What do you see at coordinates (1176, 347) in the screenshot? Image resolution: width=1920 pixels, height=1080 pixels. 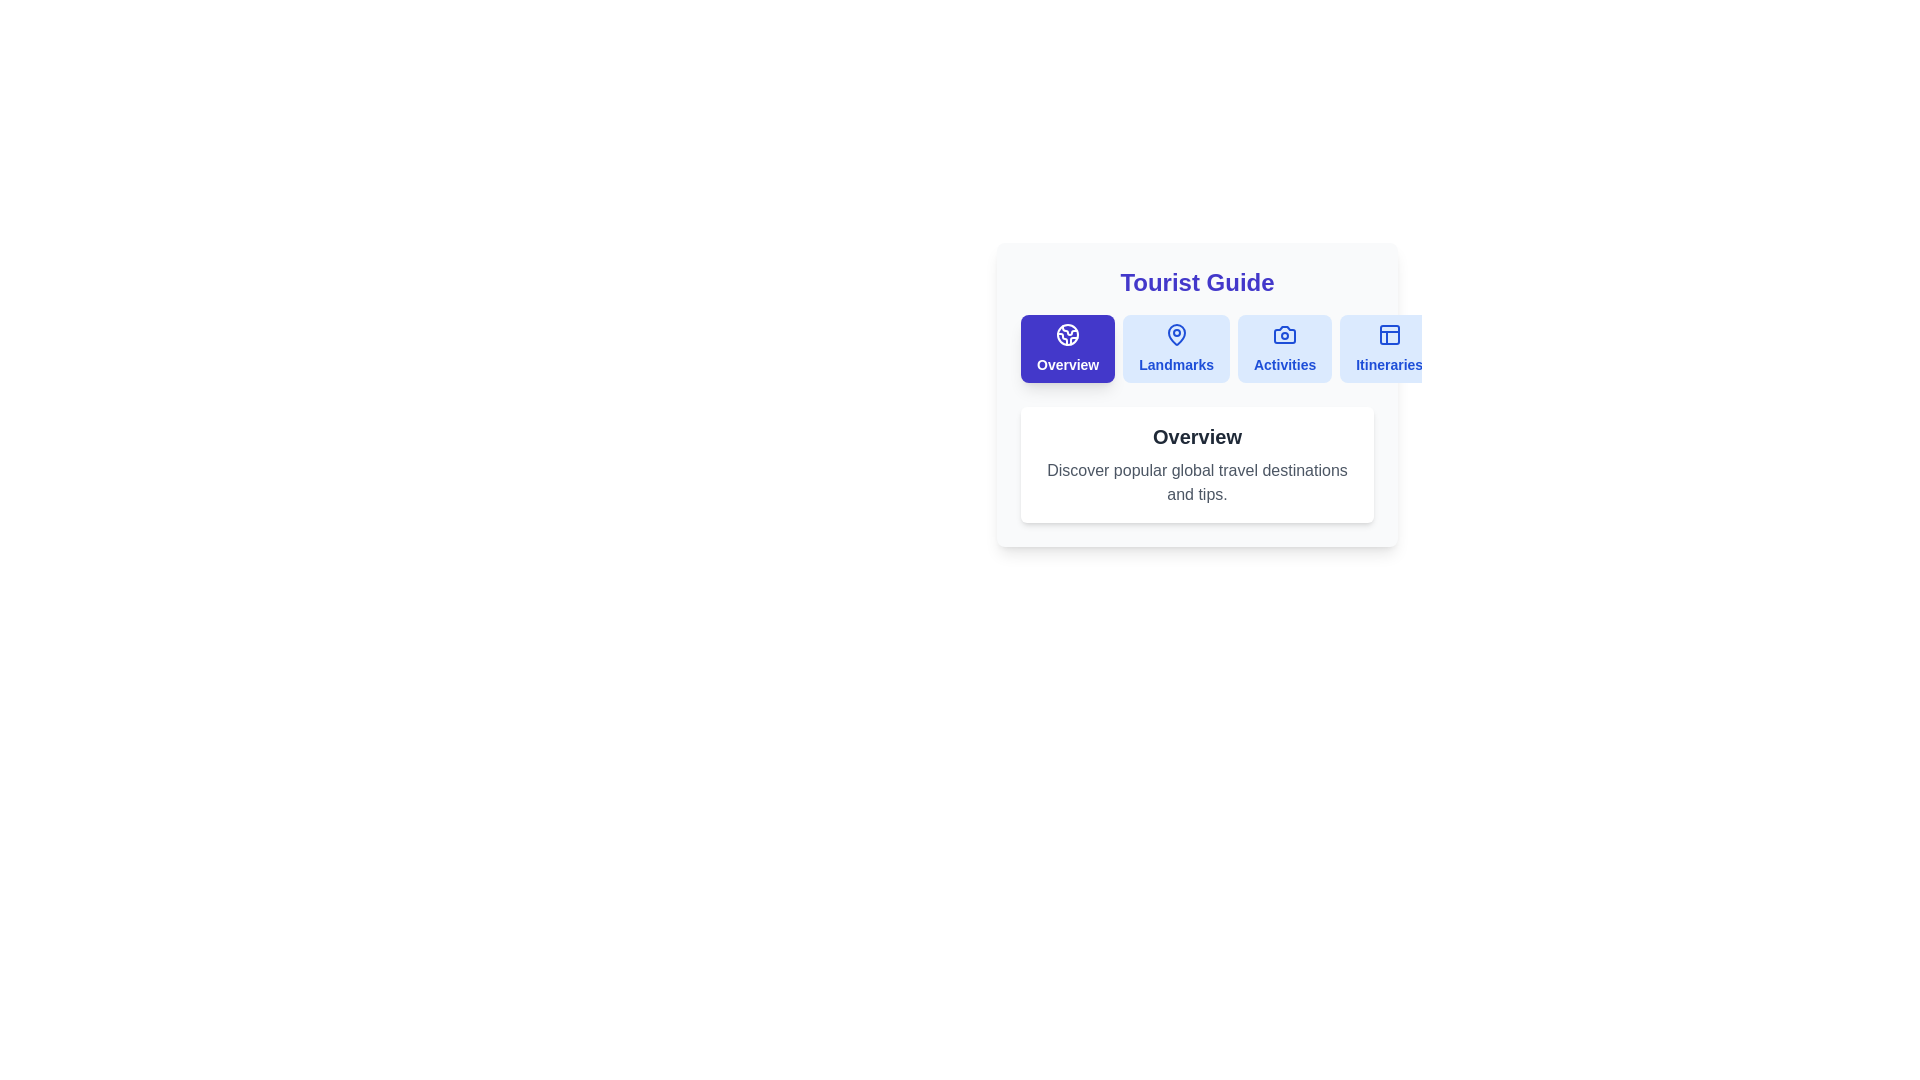 I see `the tab labeled Landmarks to inspect its icon and label` at bounding box center [1176, 347].